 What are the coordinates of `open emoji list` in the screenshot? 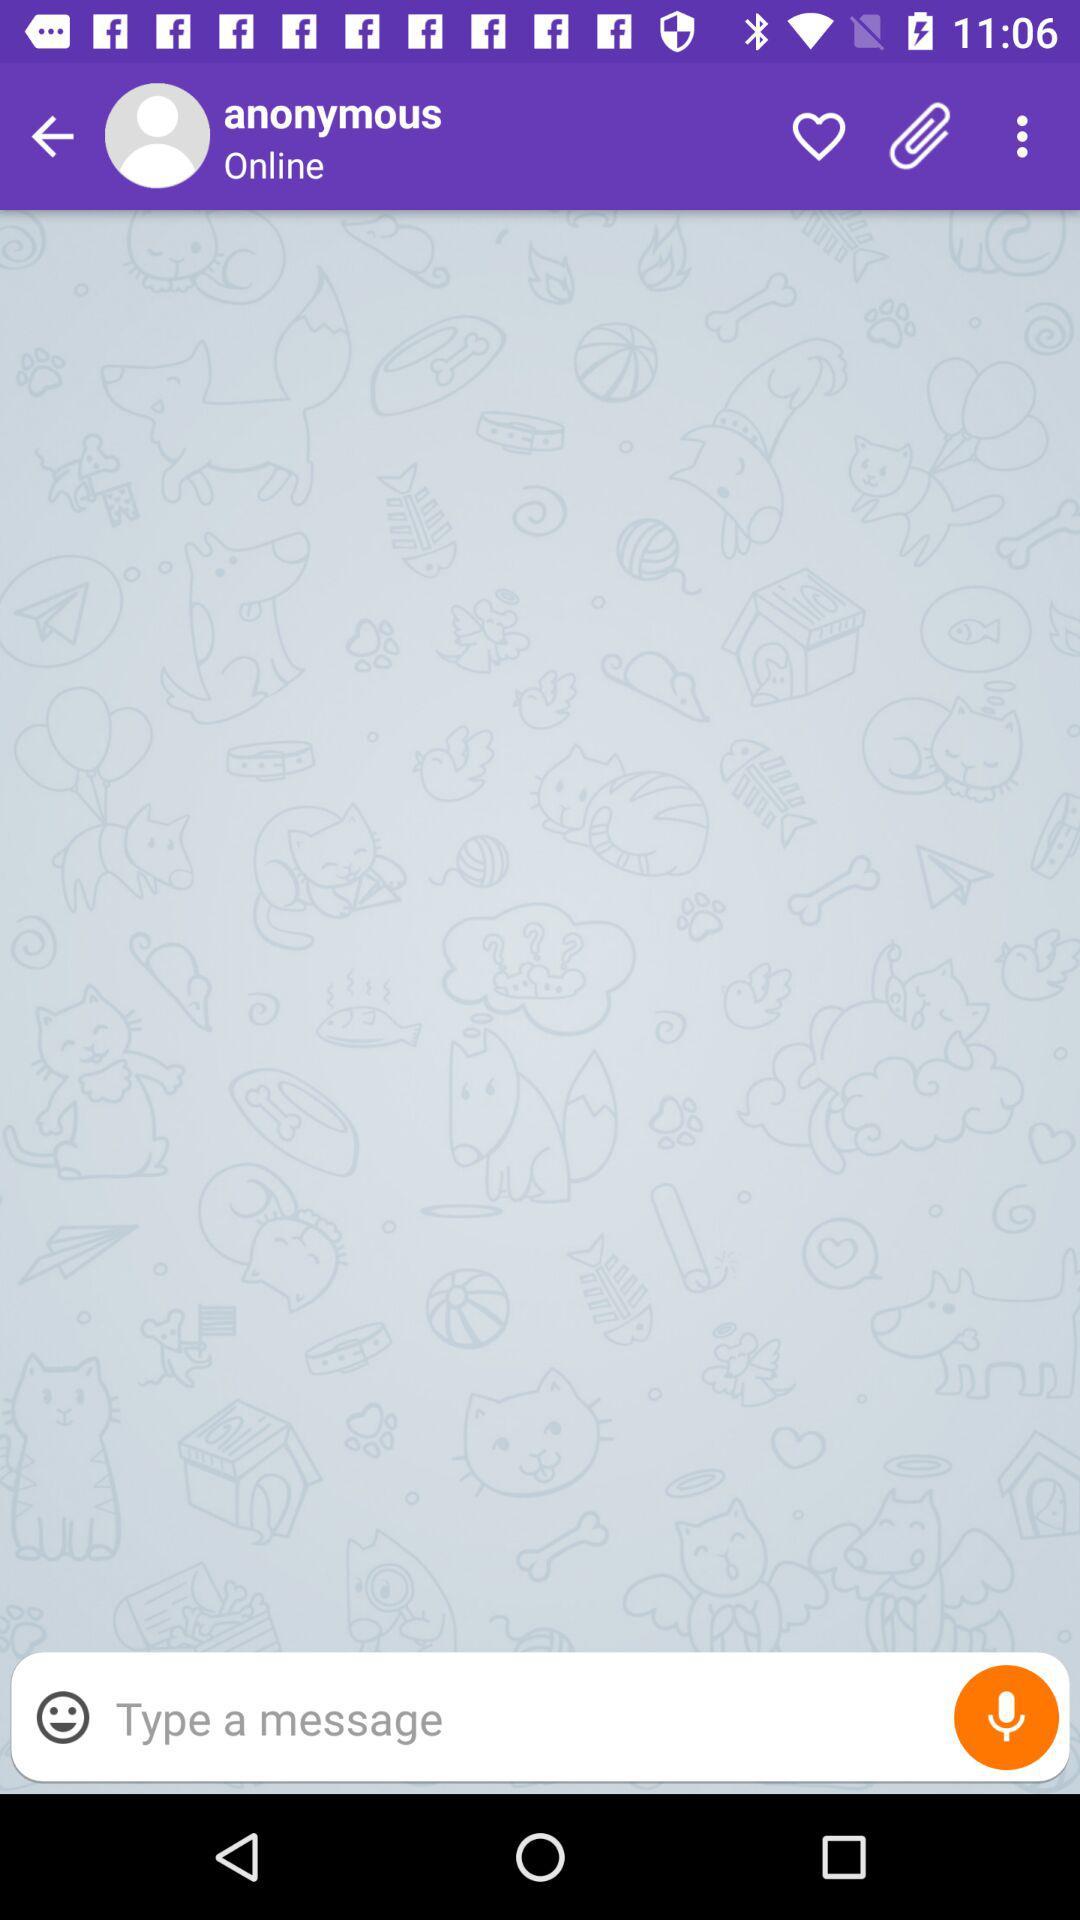 It's located at (61, 1716).